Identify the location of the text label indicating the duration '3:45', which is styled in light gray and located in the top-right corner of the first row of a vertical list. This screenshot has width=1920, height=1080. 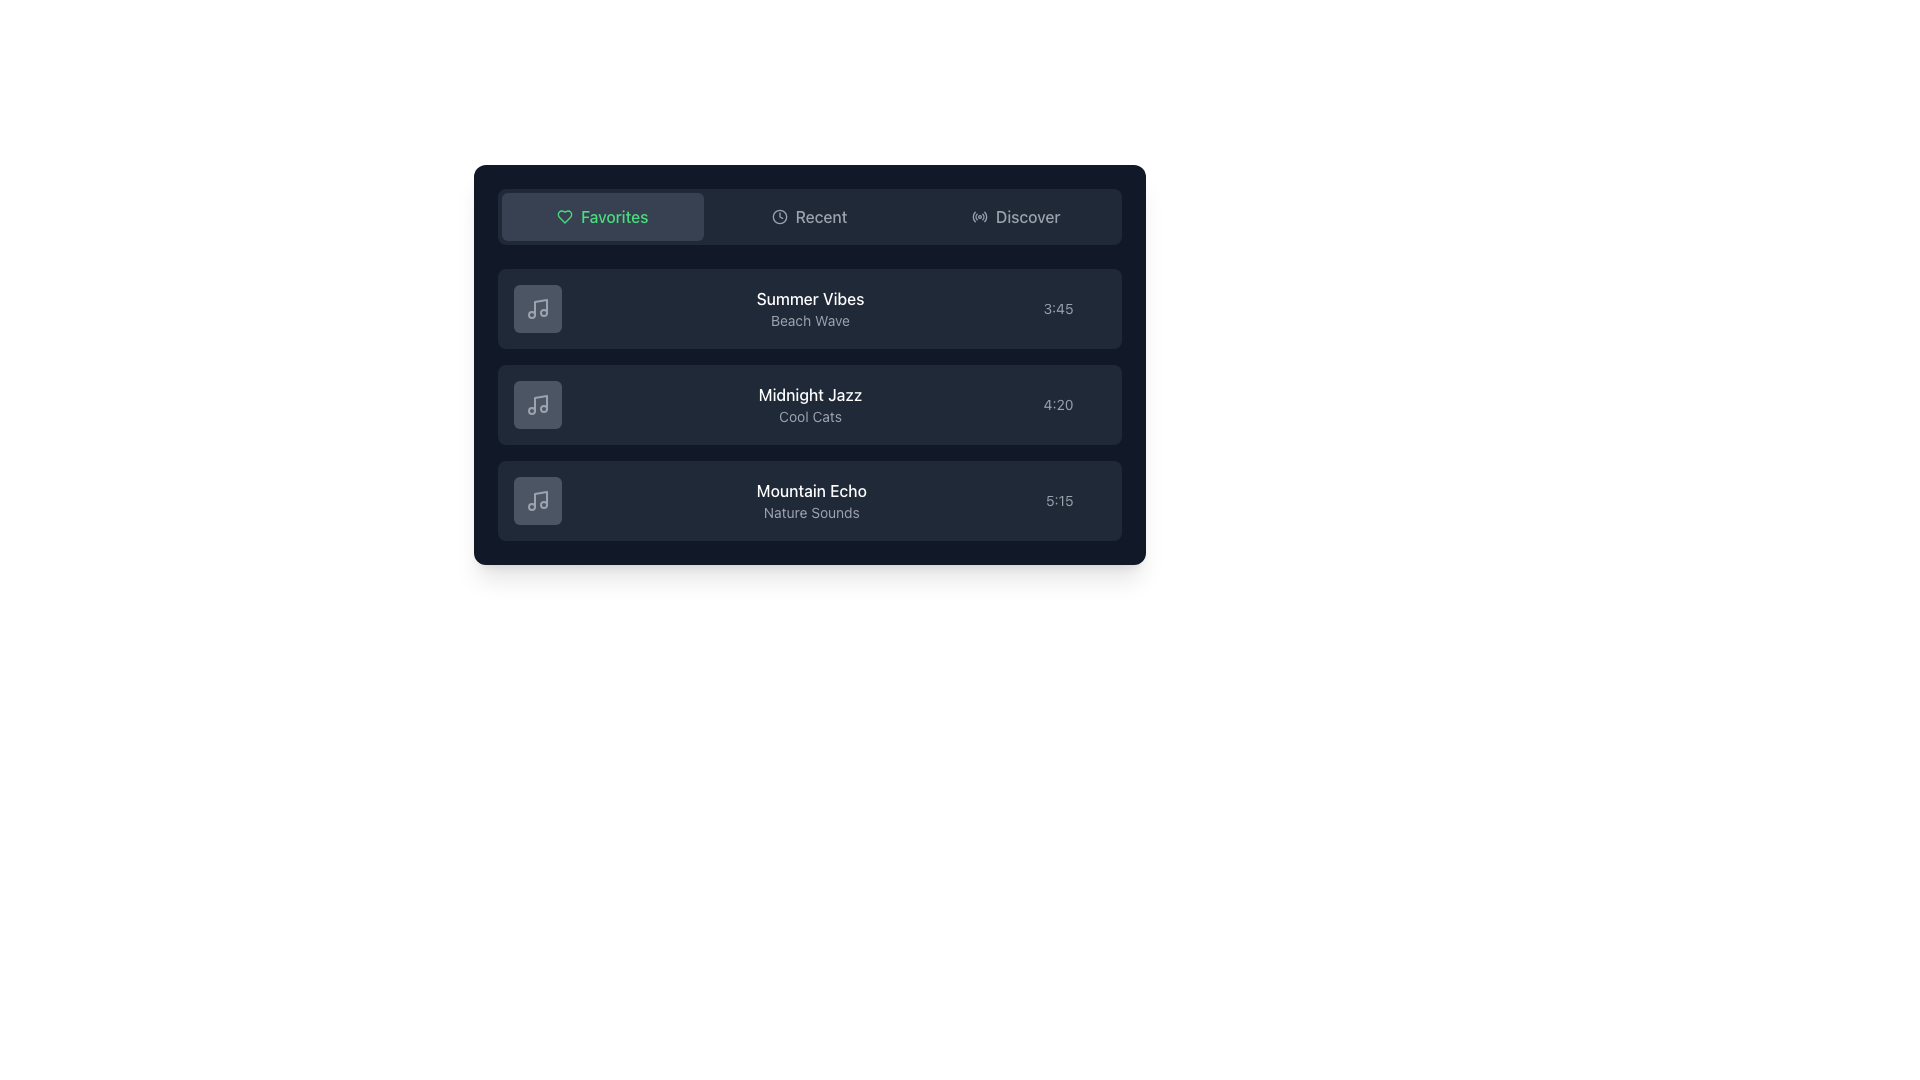
(1057, 308).